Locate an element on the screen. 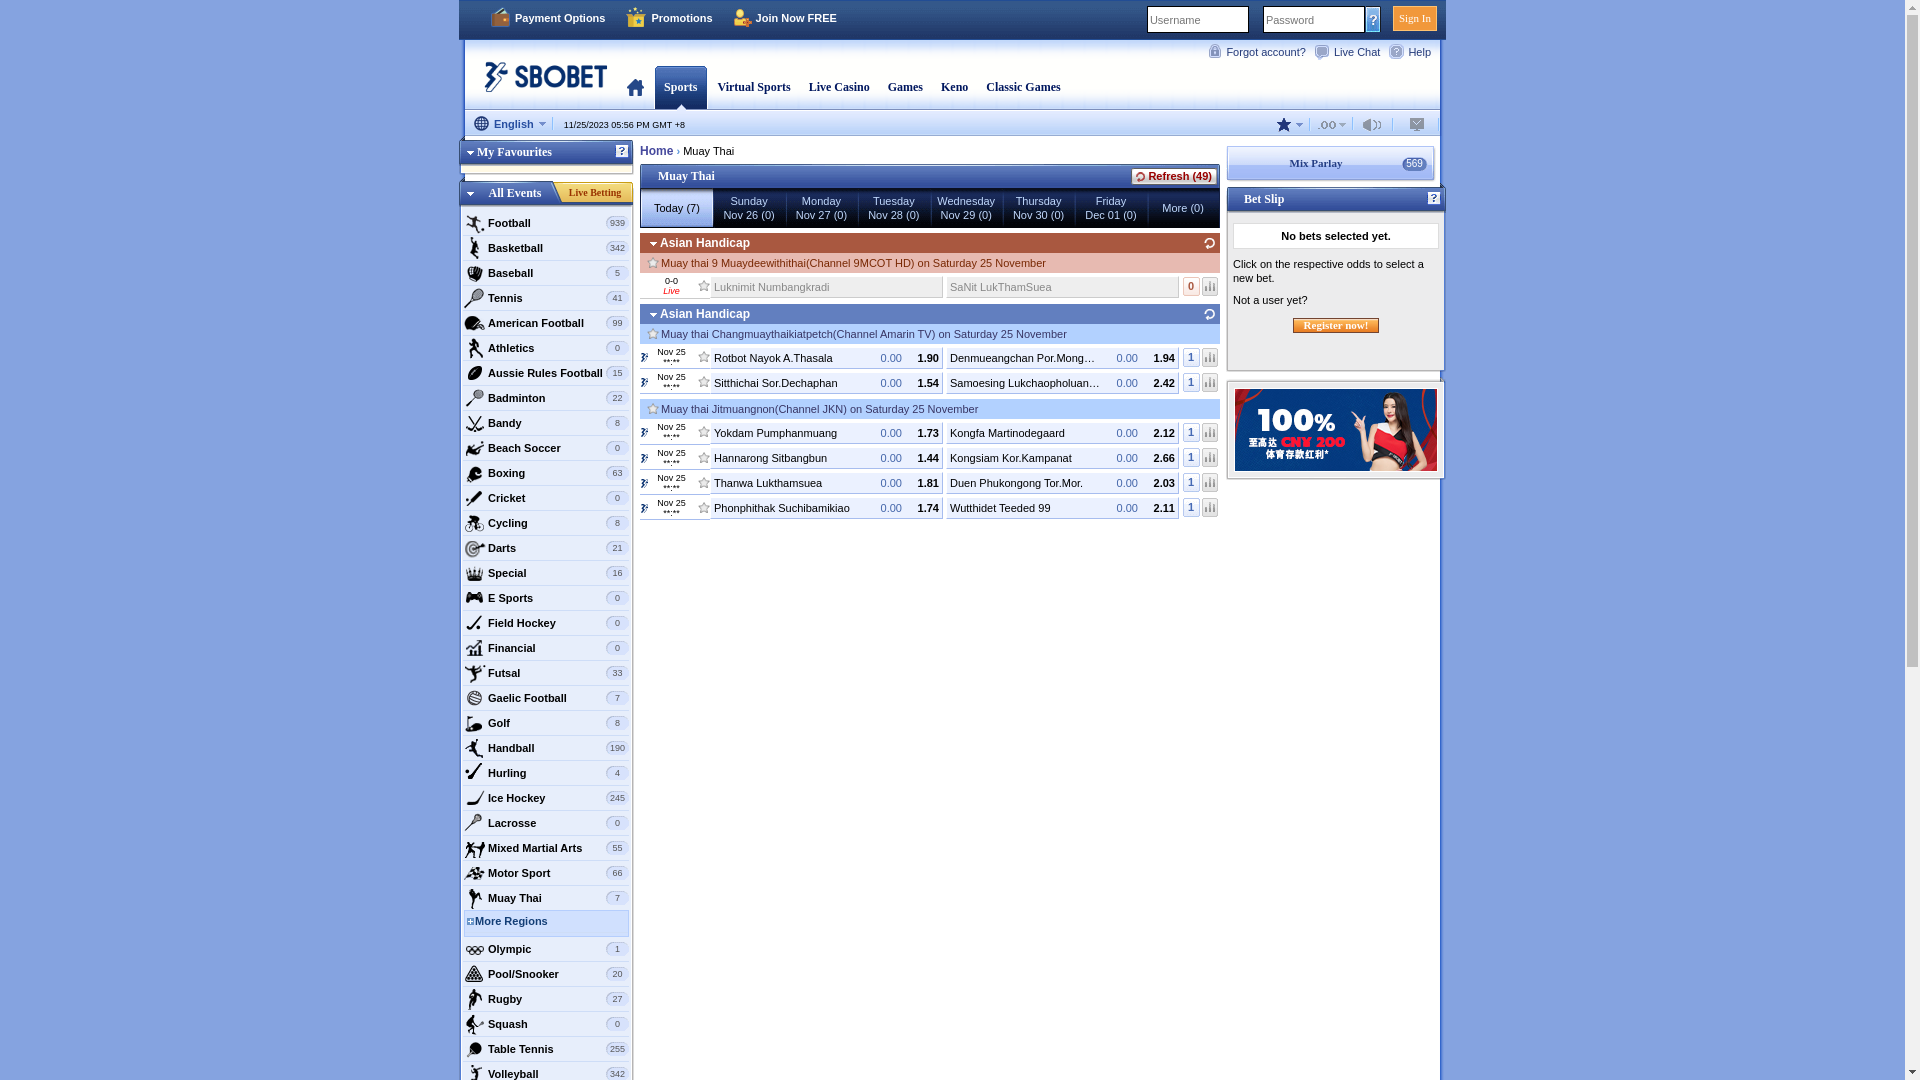 This screenshot has height=1080, width=1920. '2.11 is located at coordinates (944, 507).